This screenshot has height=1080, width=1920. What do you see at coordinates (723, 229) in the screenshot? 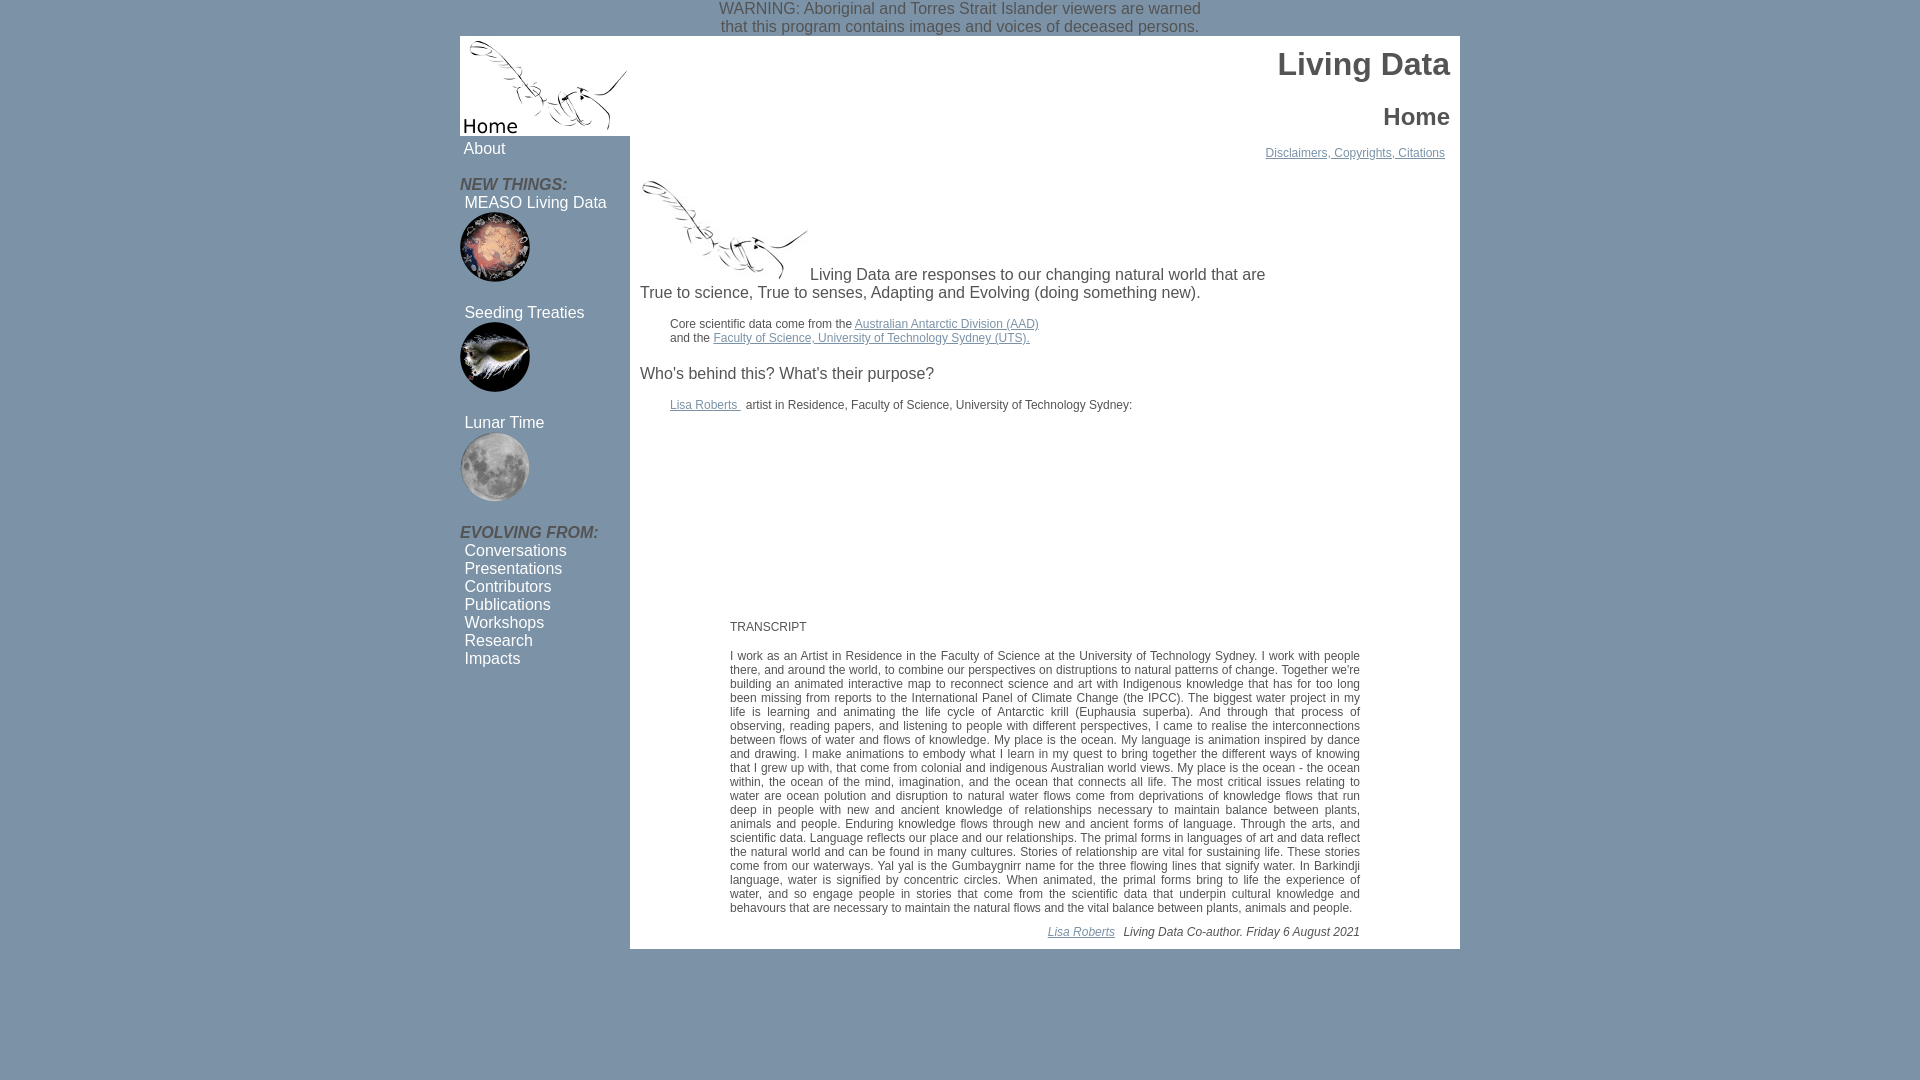
I see `'Euphausia superba (Antarctic krill)'` at bounding box center [723, 229].